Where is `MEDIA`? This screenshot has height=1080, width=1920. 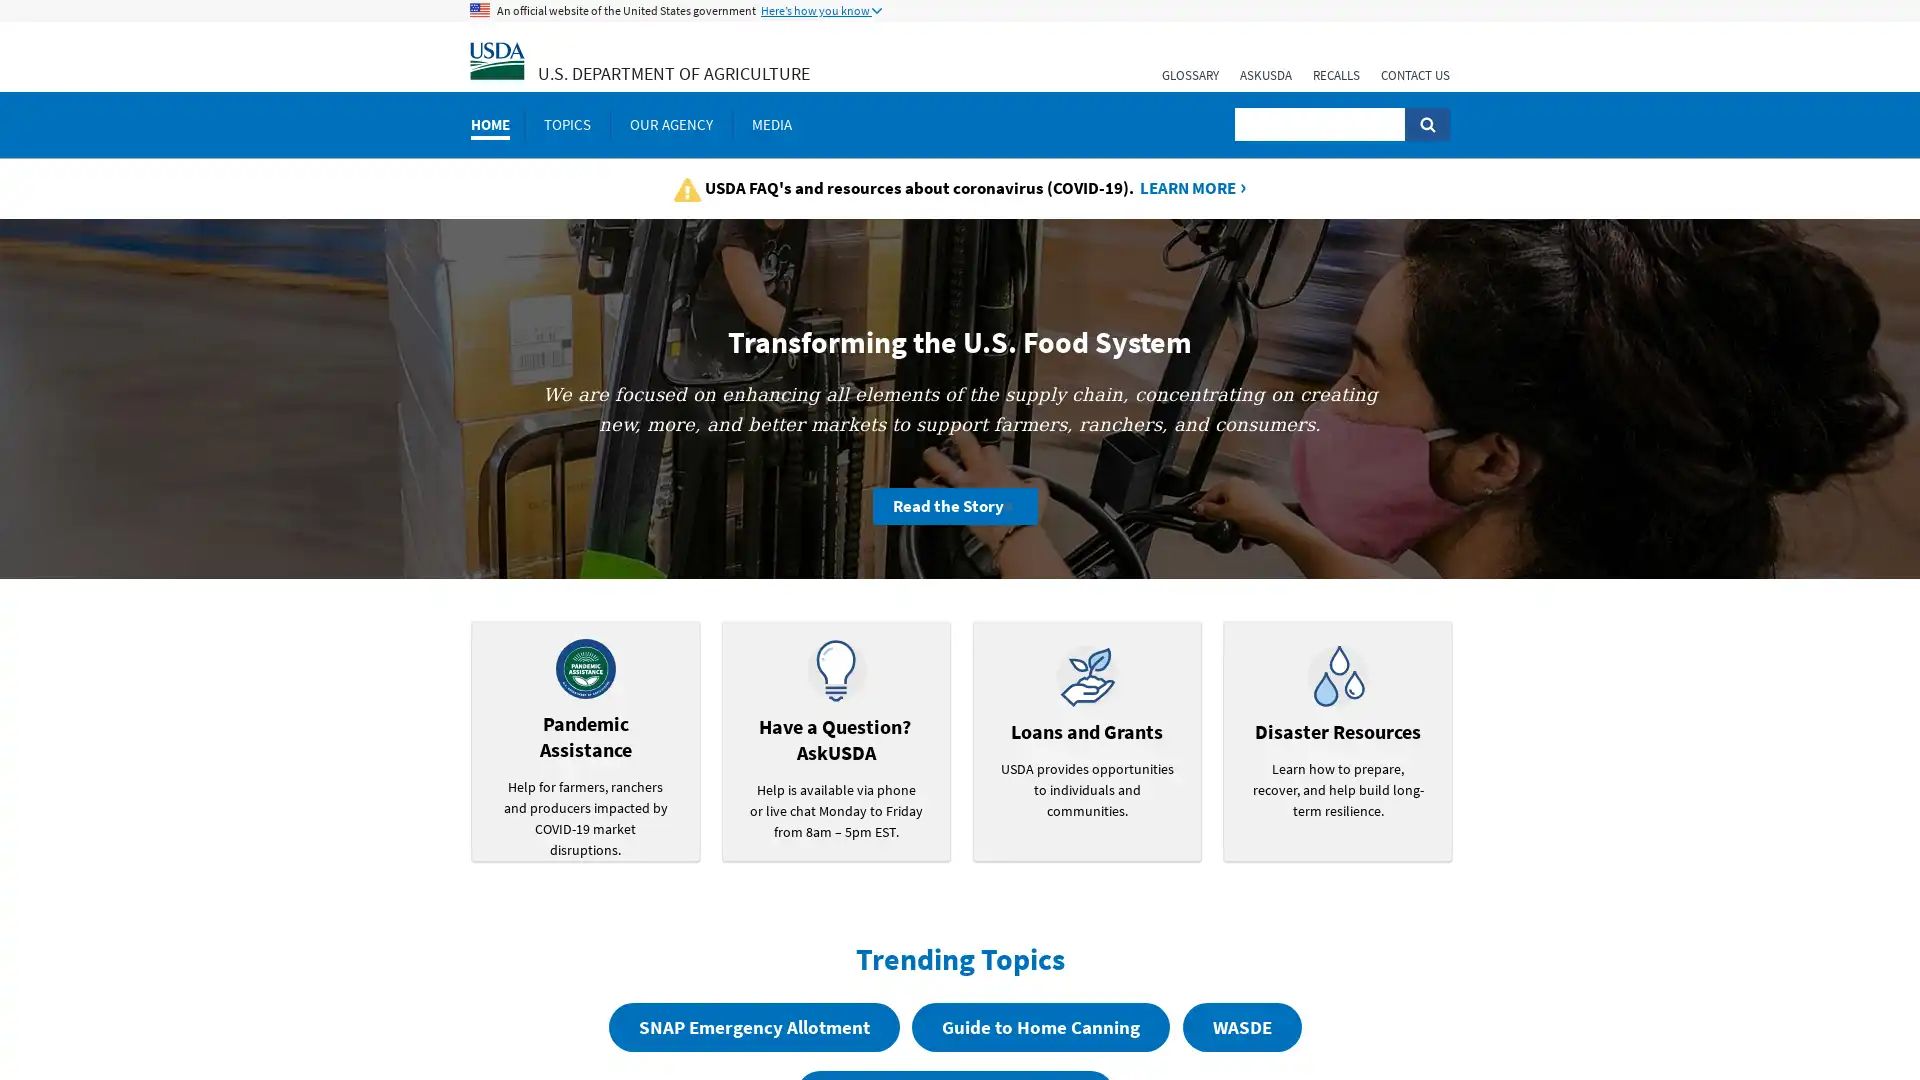
MEDIA is located at coordinates (771, 124).